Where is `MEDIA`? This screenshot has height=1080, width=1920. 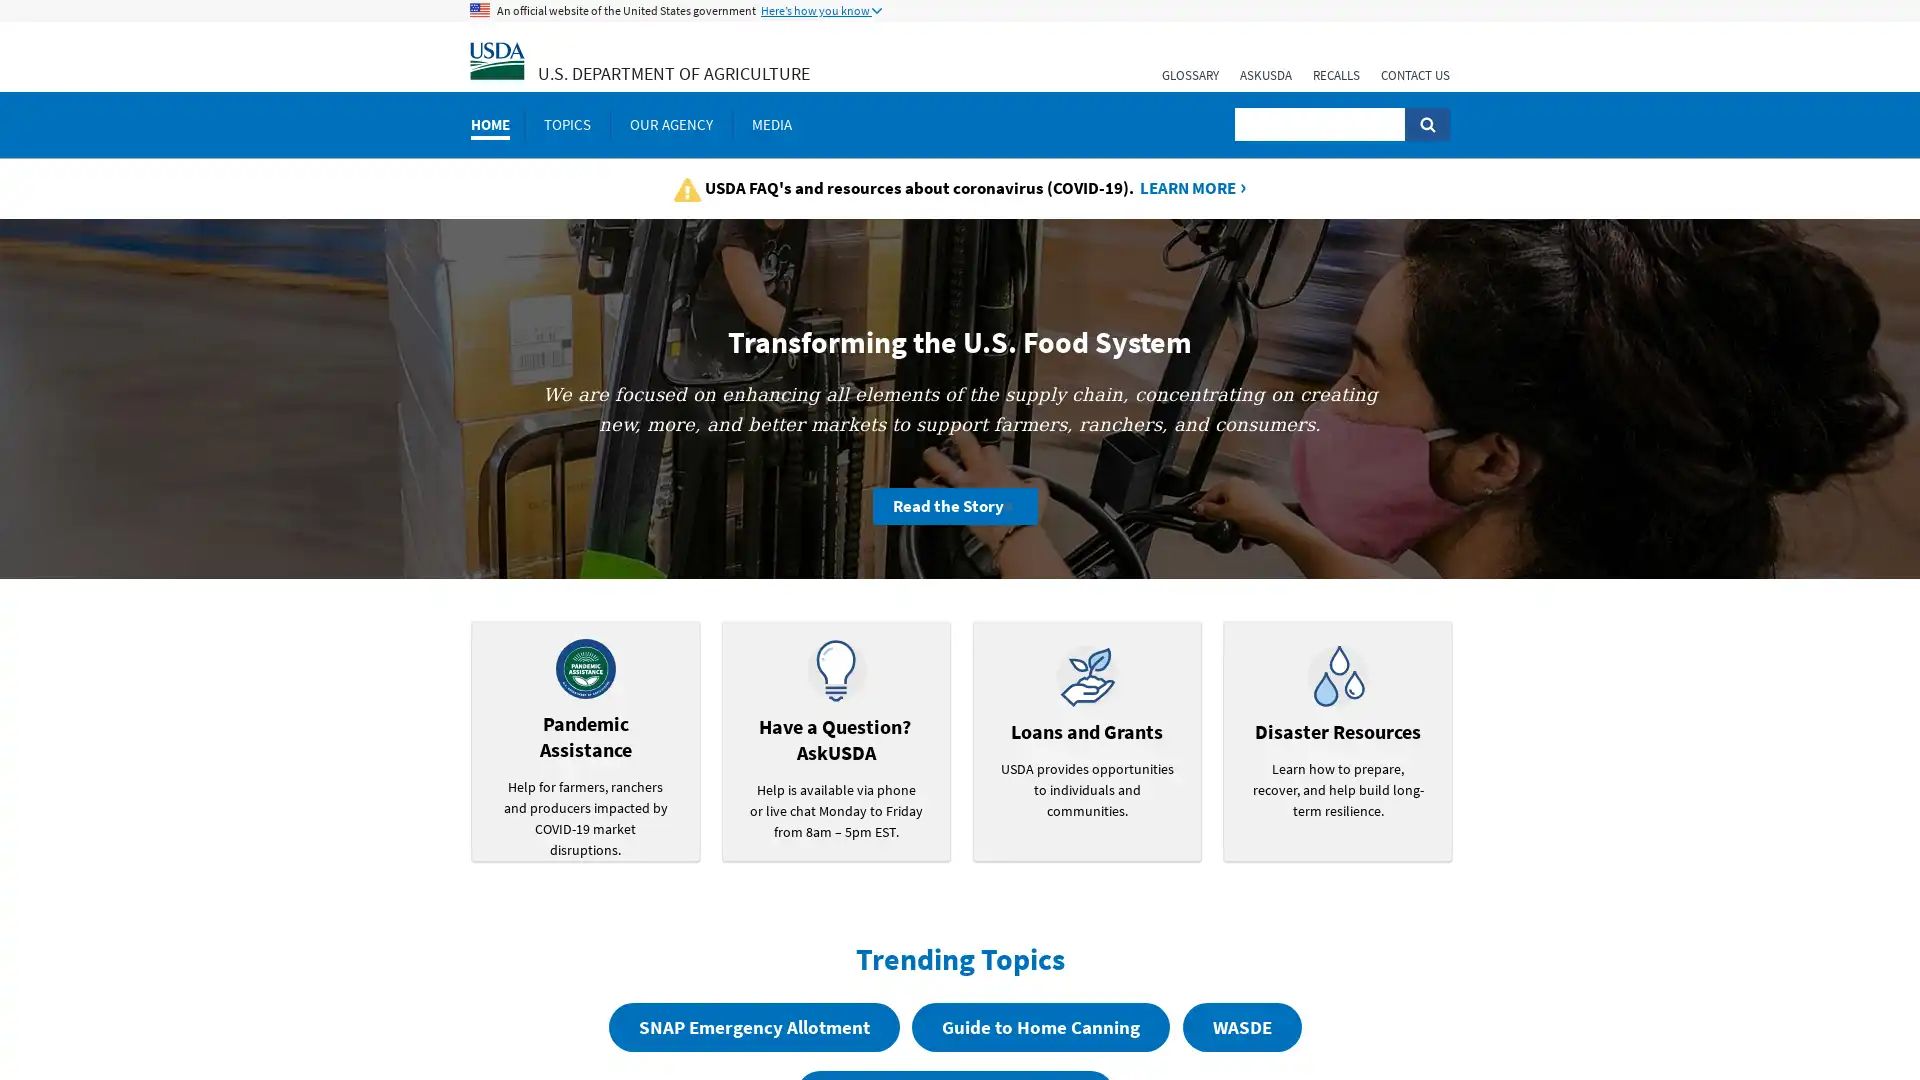
MEDIA is located at coordinates (771, 124).